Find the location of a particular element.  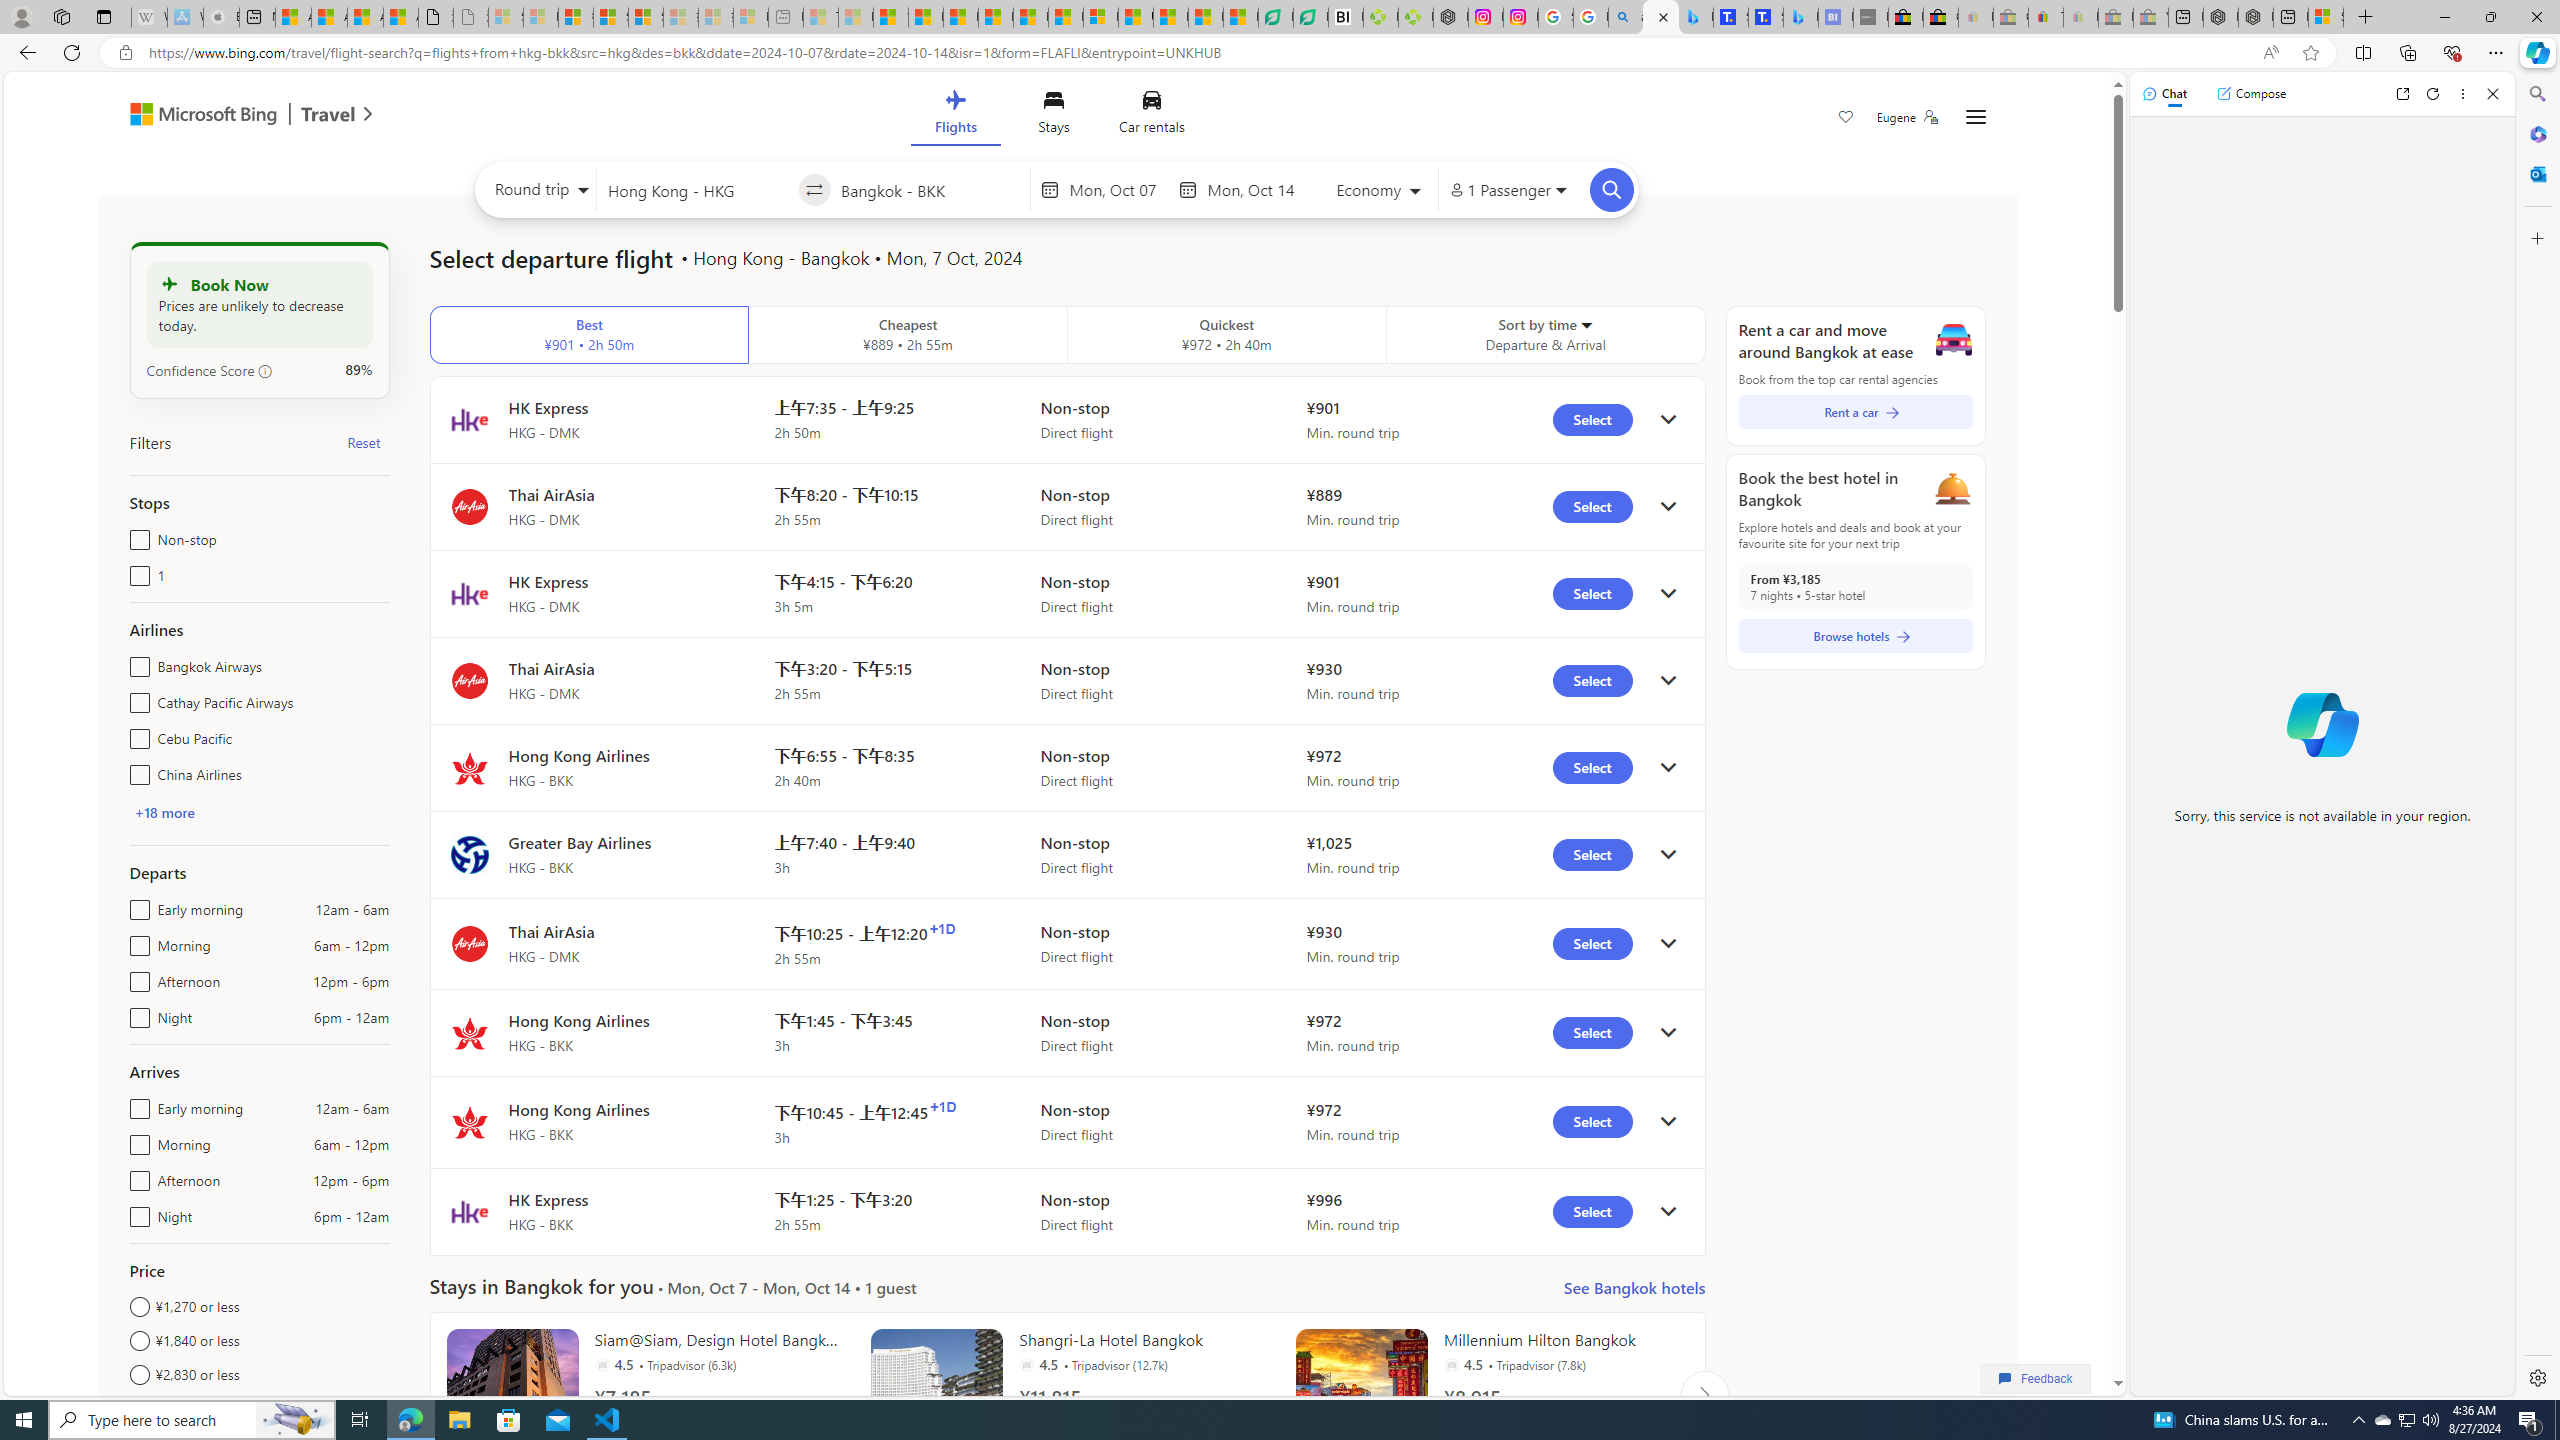

'Class: msft-travel-logo' is located at coordinates (327, 114).